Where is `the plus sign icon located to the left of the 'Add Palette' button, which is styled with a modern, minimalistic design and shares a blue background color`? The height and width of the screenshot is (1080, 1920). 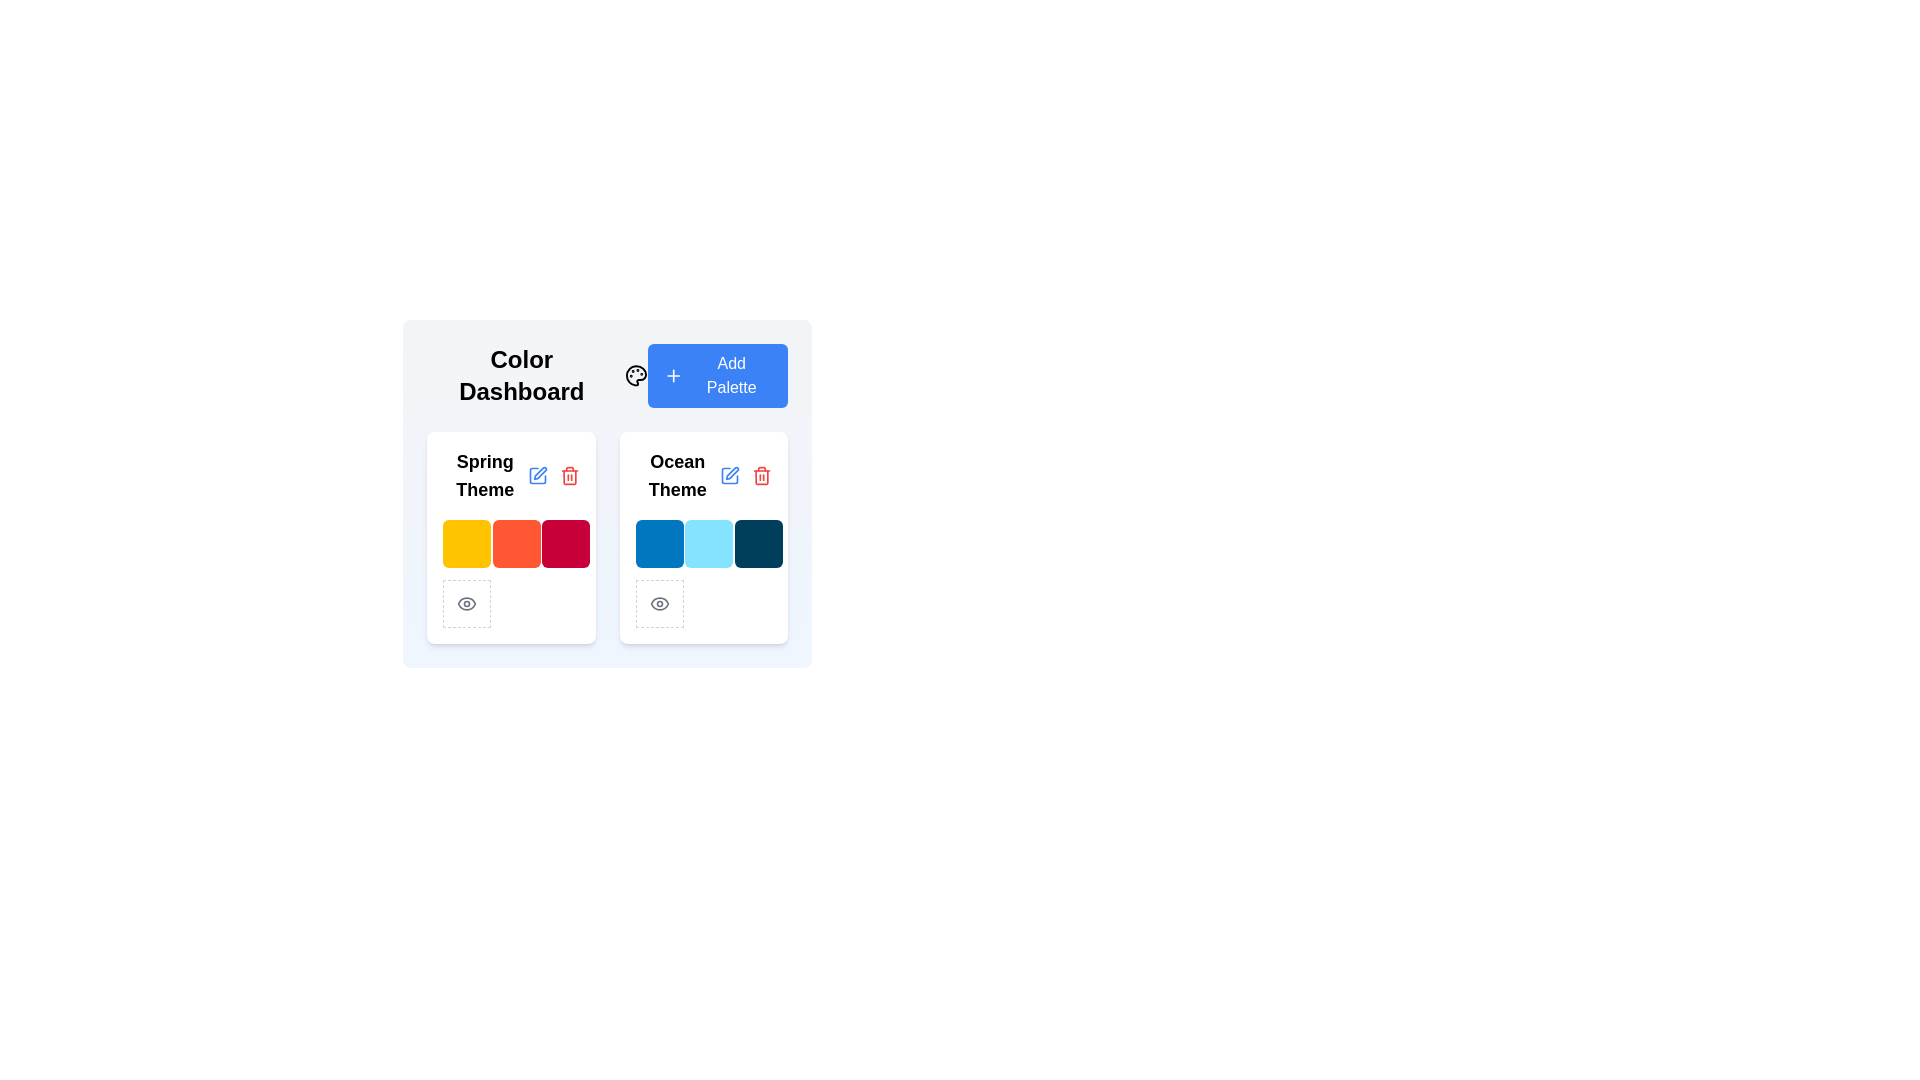
the plus sign icon located to the left of the 'Add Palette' button, which is styled with a modern, minimalistic design and shares a blue background color is located at coordinates (673, 375).